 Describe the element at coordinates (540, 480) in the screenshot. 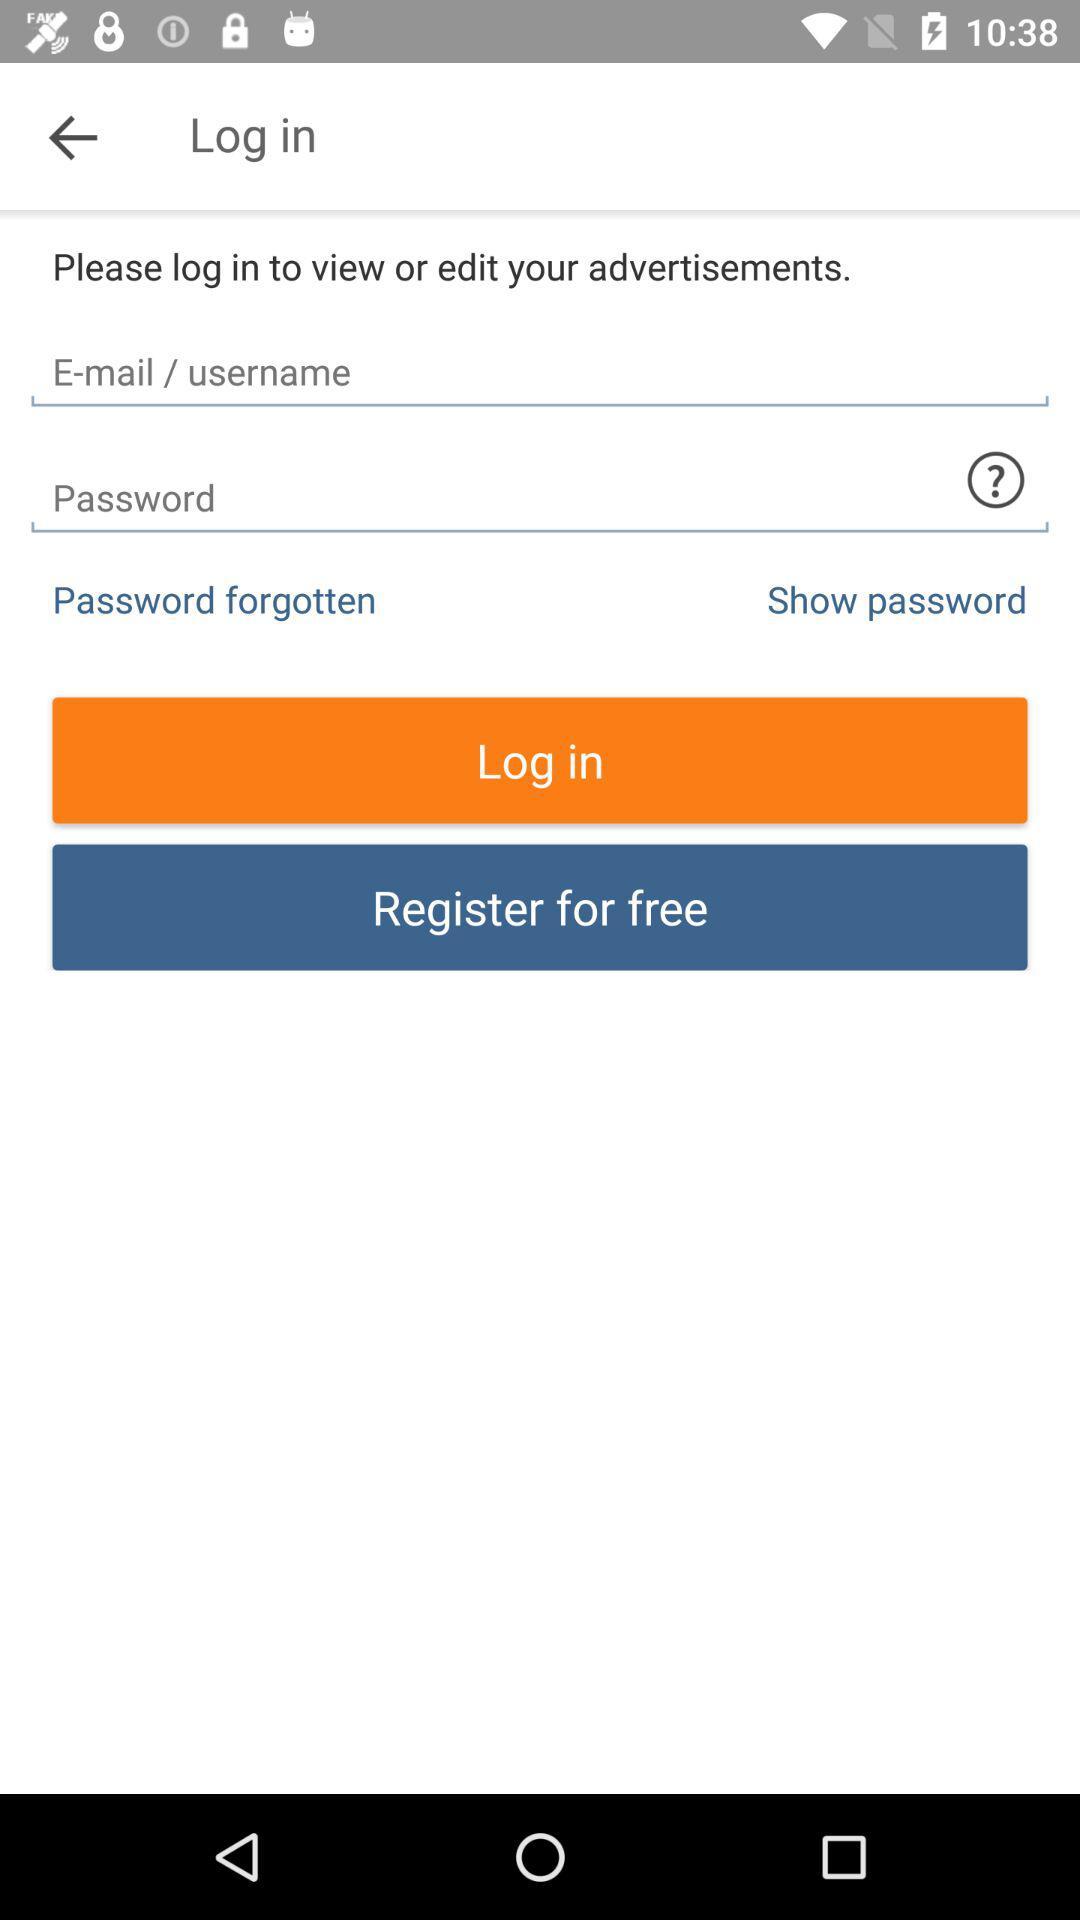

I see `password` at that location.